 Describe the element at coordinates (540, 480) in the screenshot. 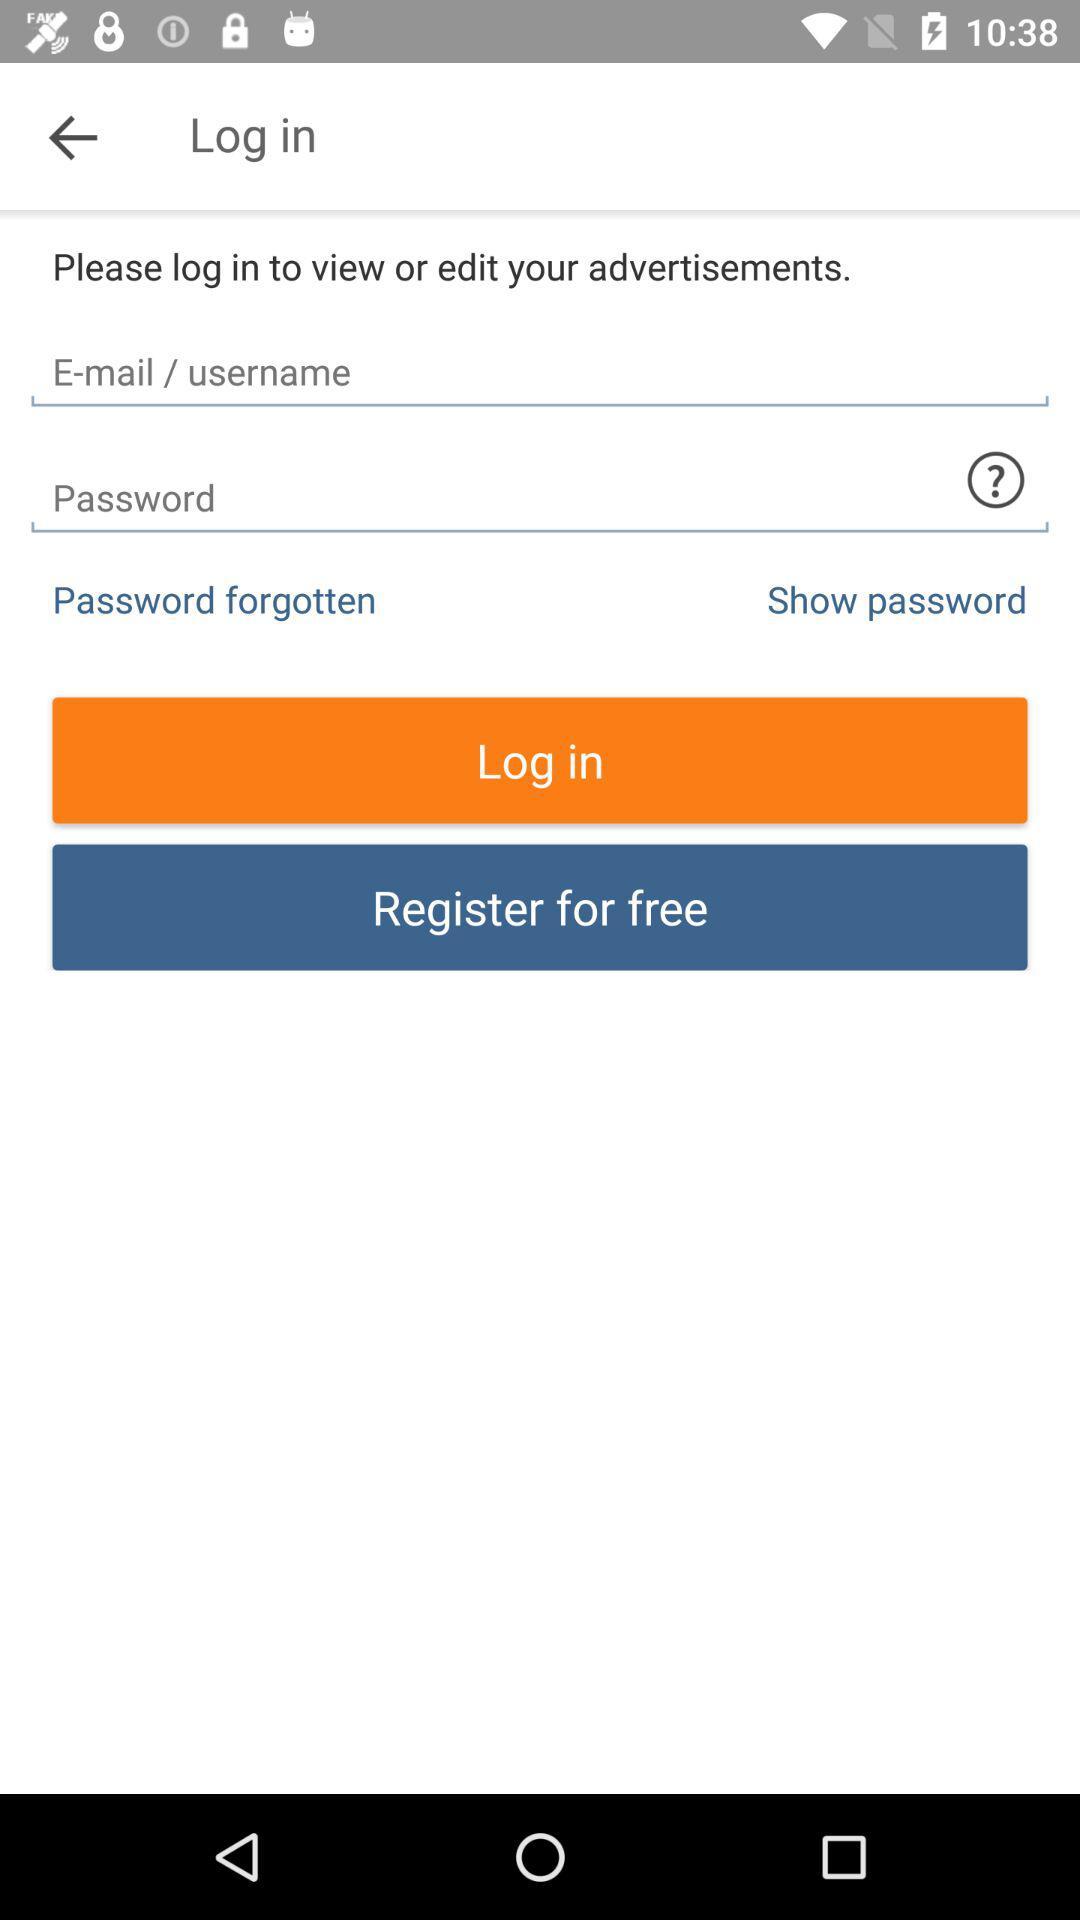

I see `password` at that location.